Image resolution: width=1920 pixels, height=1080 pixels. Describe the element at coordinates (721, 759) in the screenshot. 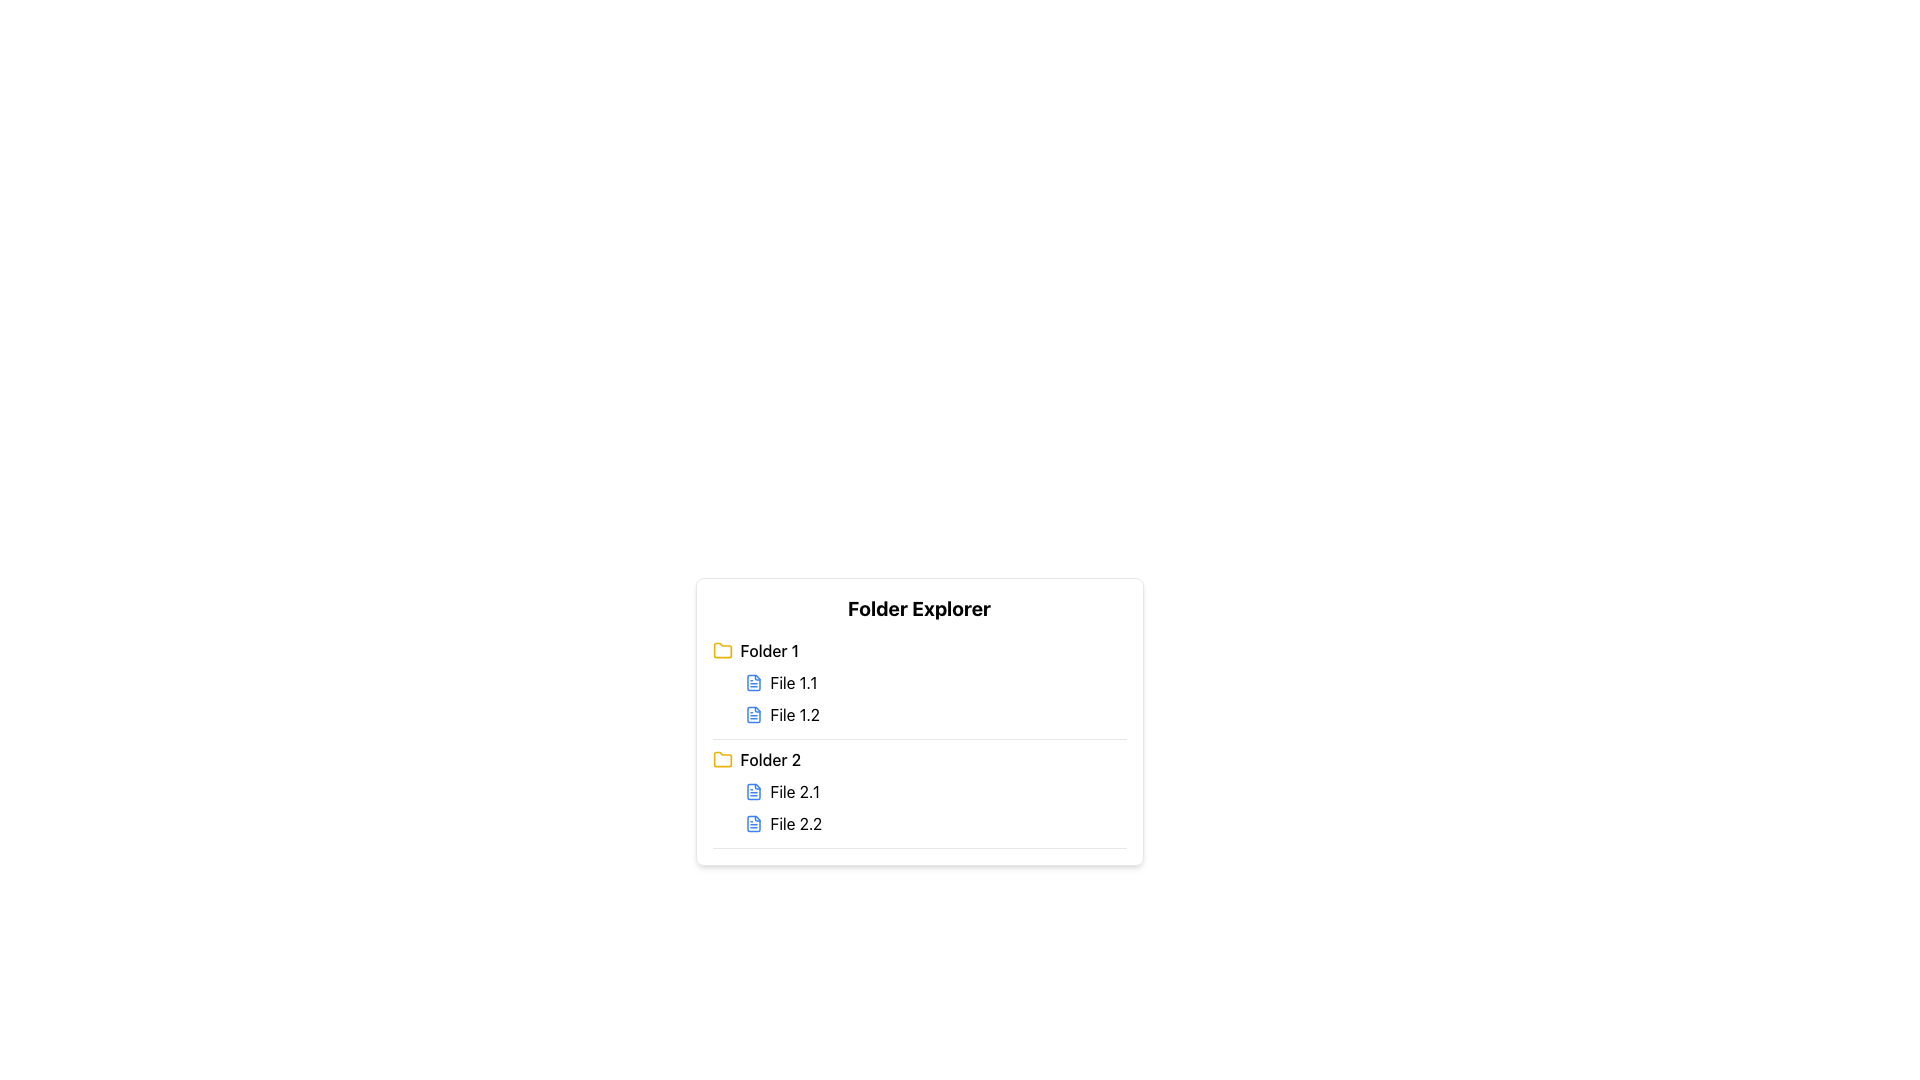

I see `the 'Folder 2' icon in the 'Folder Explorer' interface, which is located beneath 'Folder 1' and before 'File 2.1'` at that location.